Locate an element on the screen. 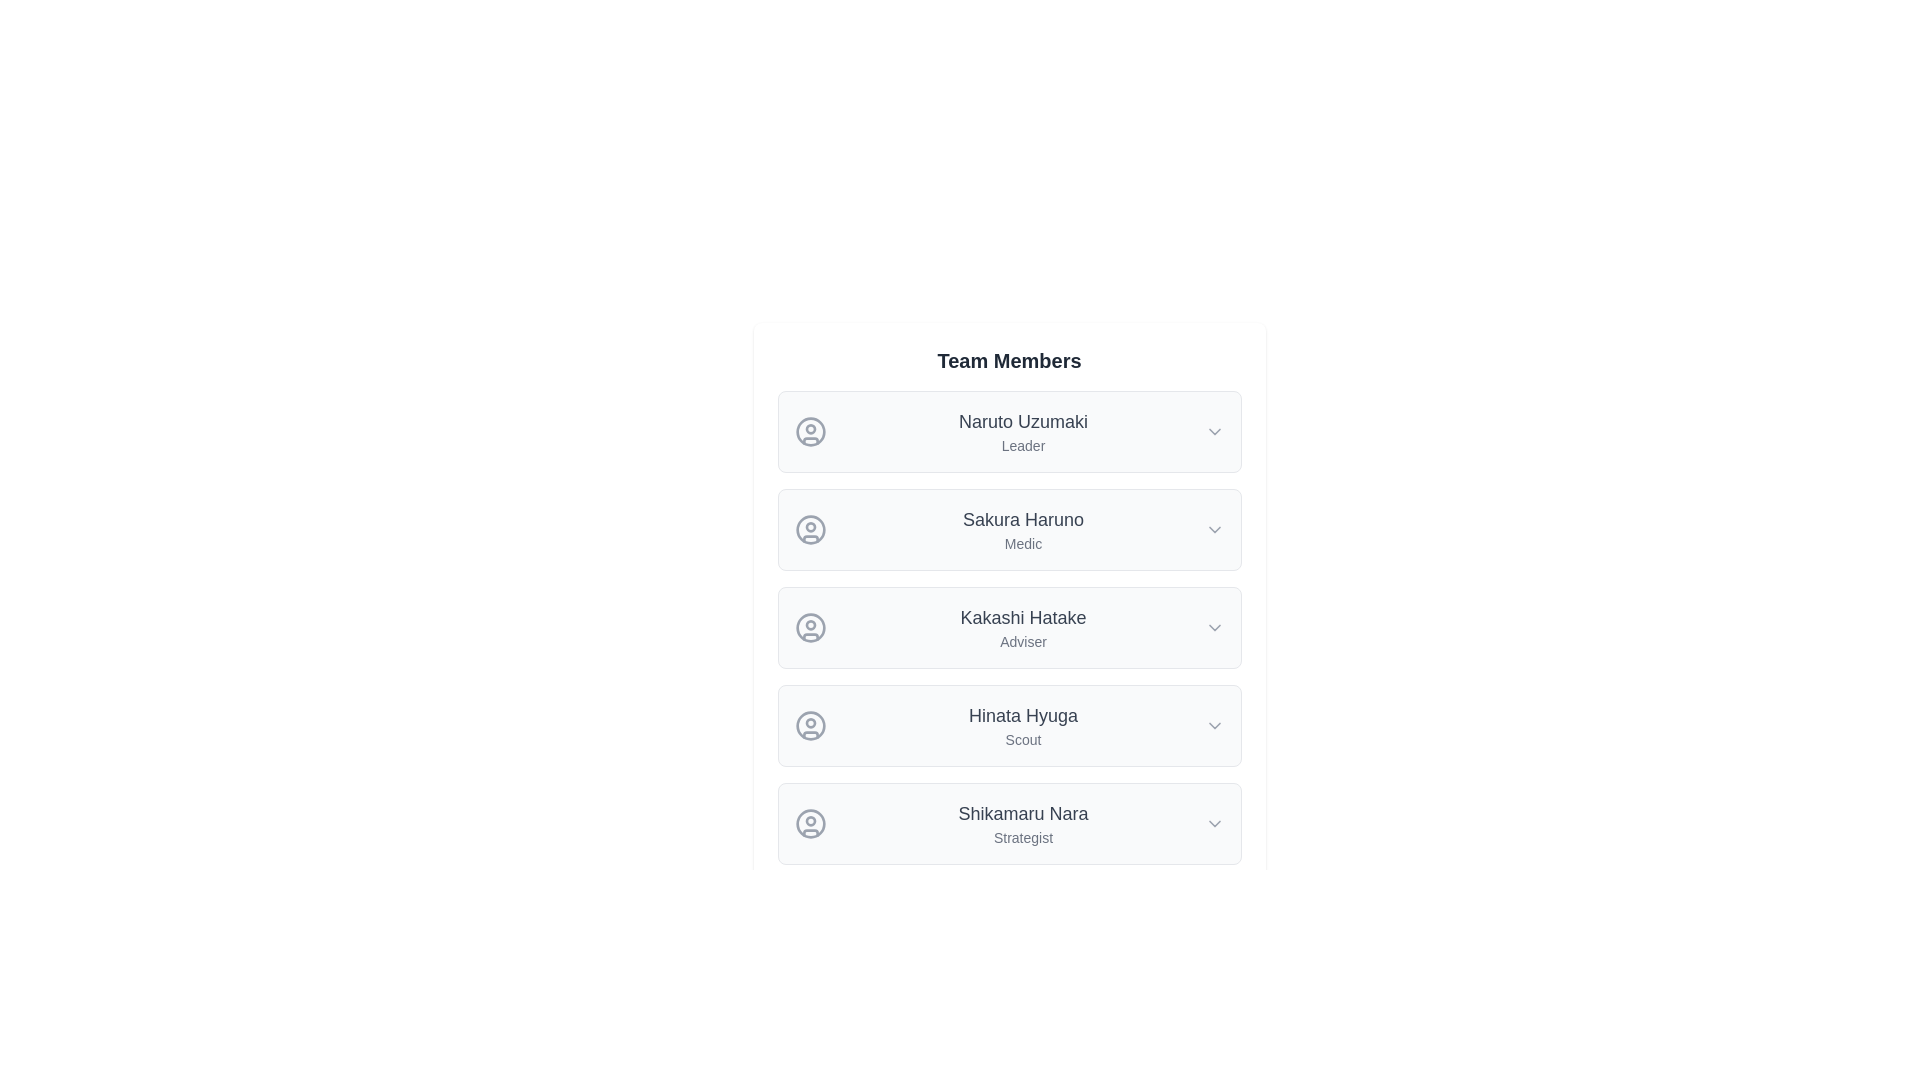 The height and width of the screenshot is (1080, 1920). the dropdown toggle button located in the rightmost area of the rectangular box containing 'Sakura Haruno' is located at coordinates (1213, 528).